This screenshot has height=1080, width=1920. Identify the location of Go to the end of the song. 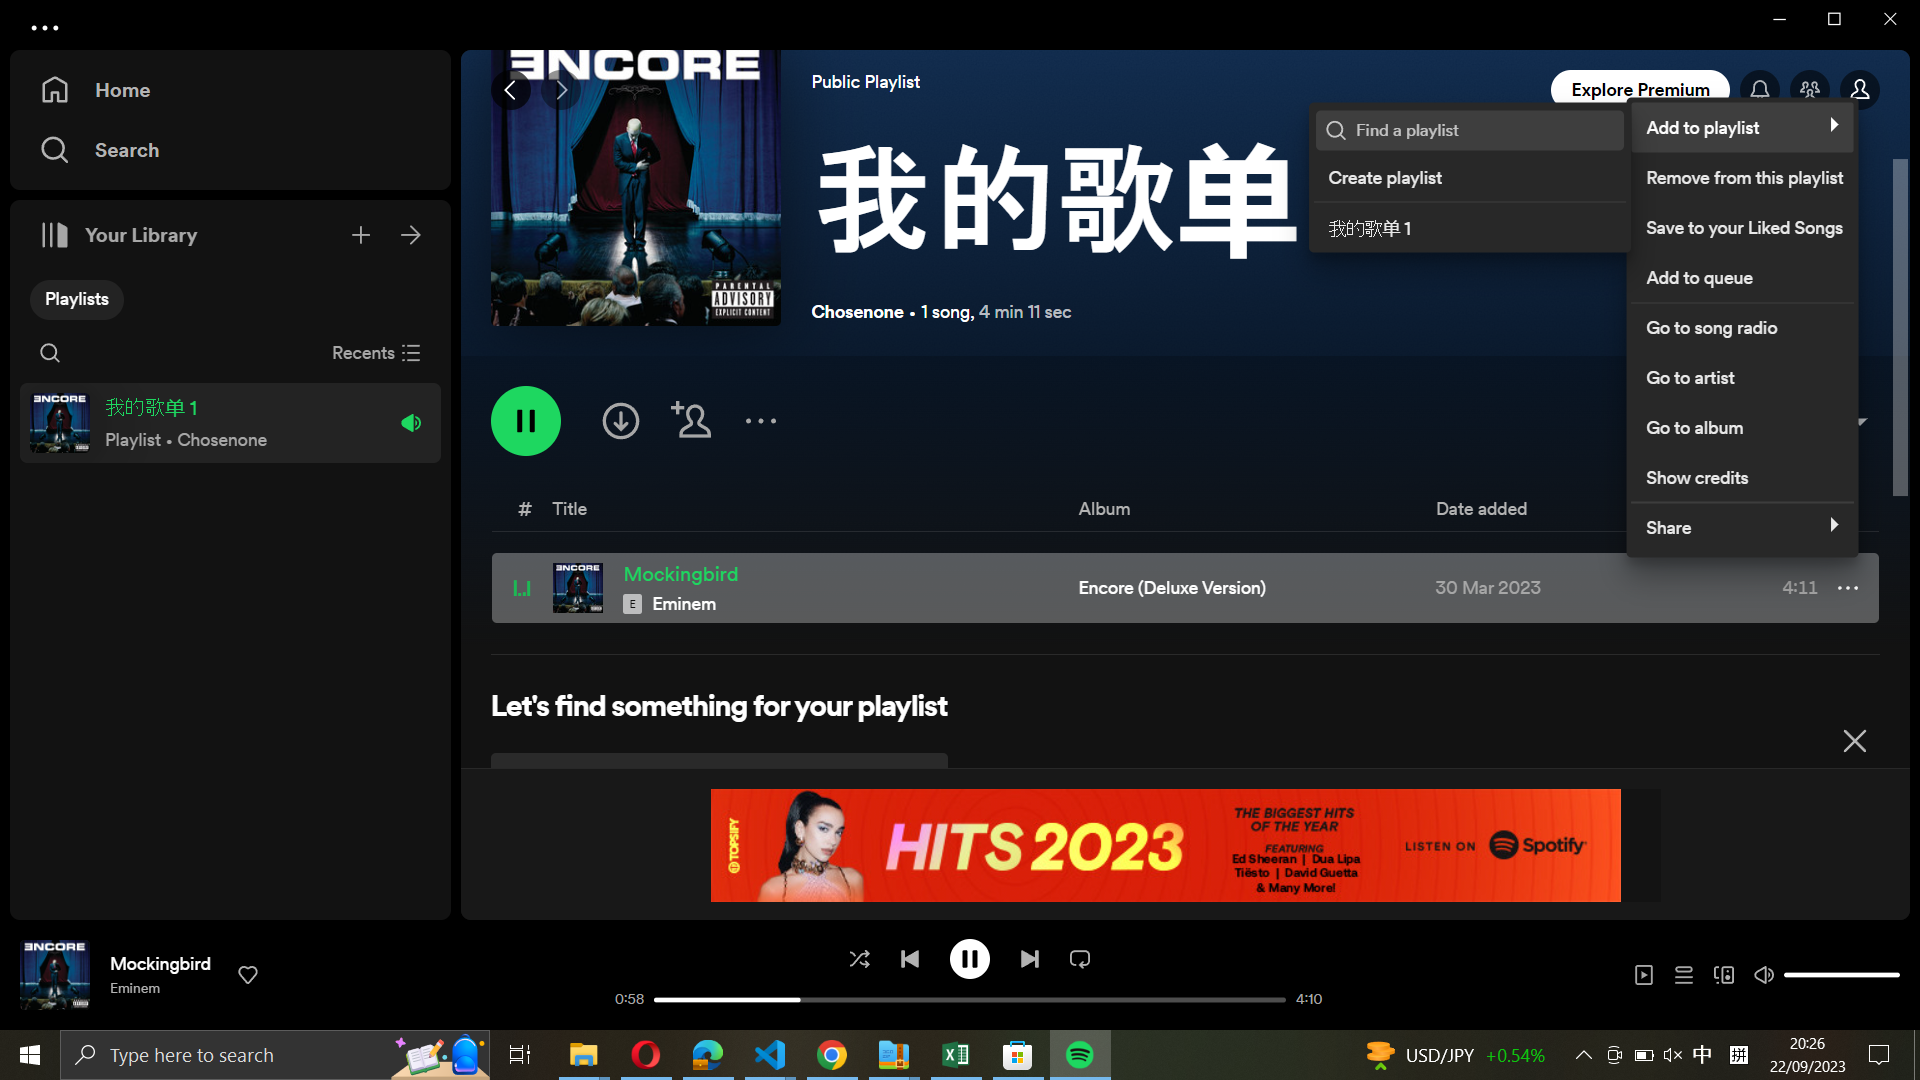
(1028, 956).